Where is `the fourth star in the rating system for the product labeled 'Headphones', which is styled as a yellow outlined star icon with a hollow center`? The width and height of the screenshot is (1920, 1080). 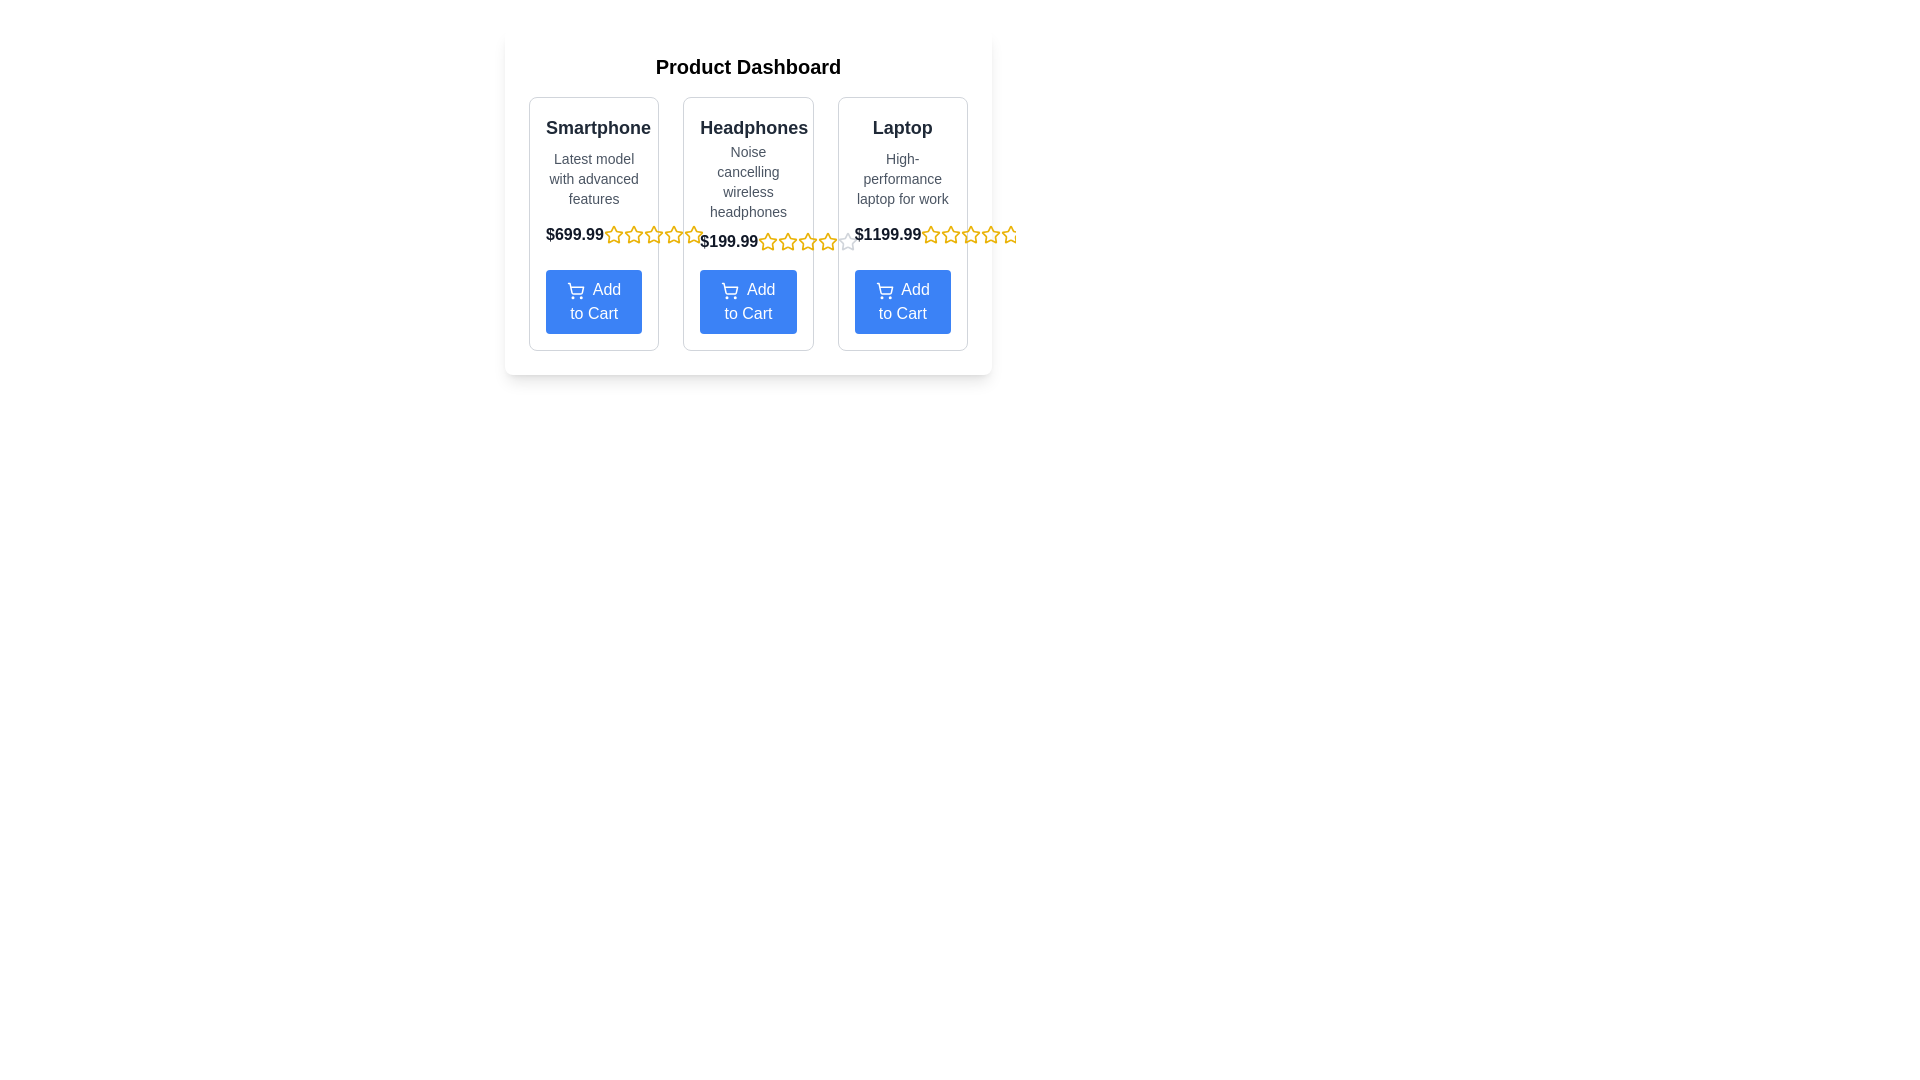
the fourth star in the rating system for the product labeled 'Headphones', which is styled as a yellow outlined star icon with a hollow center is located at coordinates (808, 240).